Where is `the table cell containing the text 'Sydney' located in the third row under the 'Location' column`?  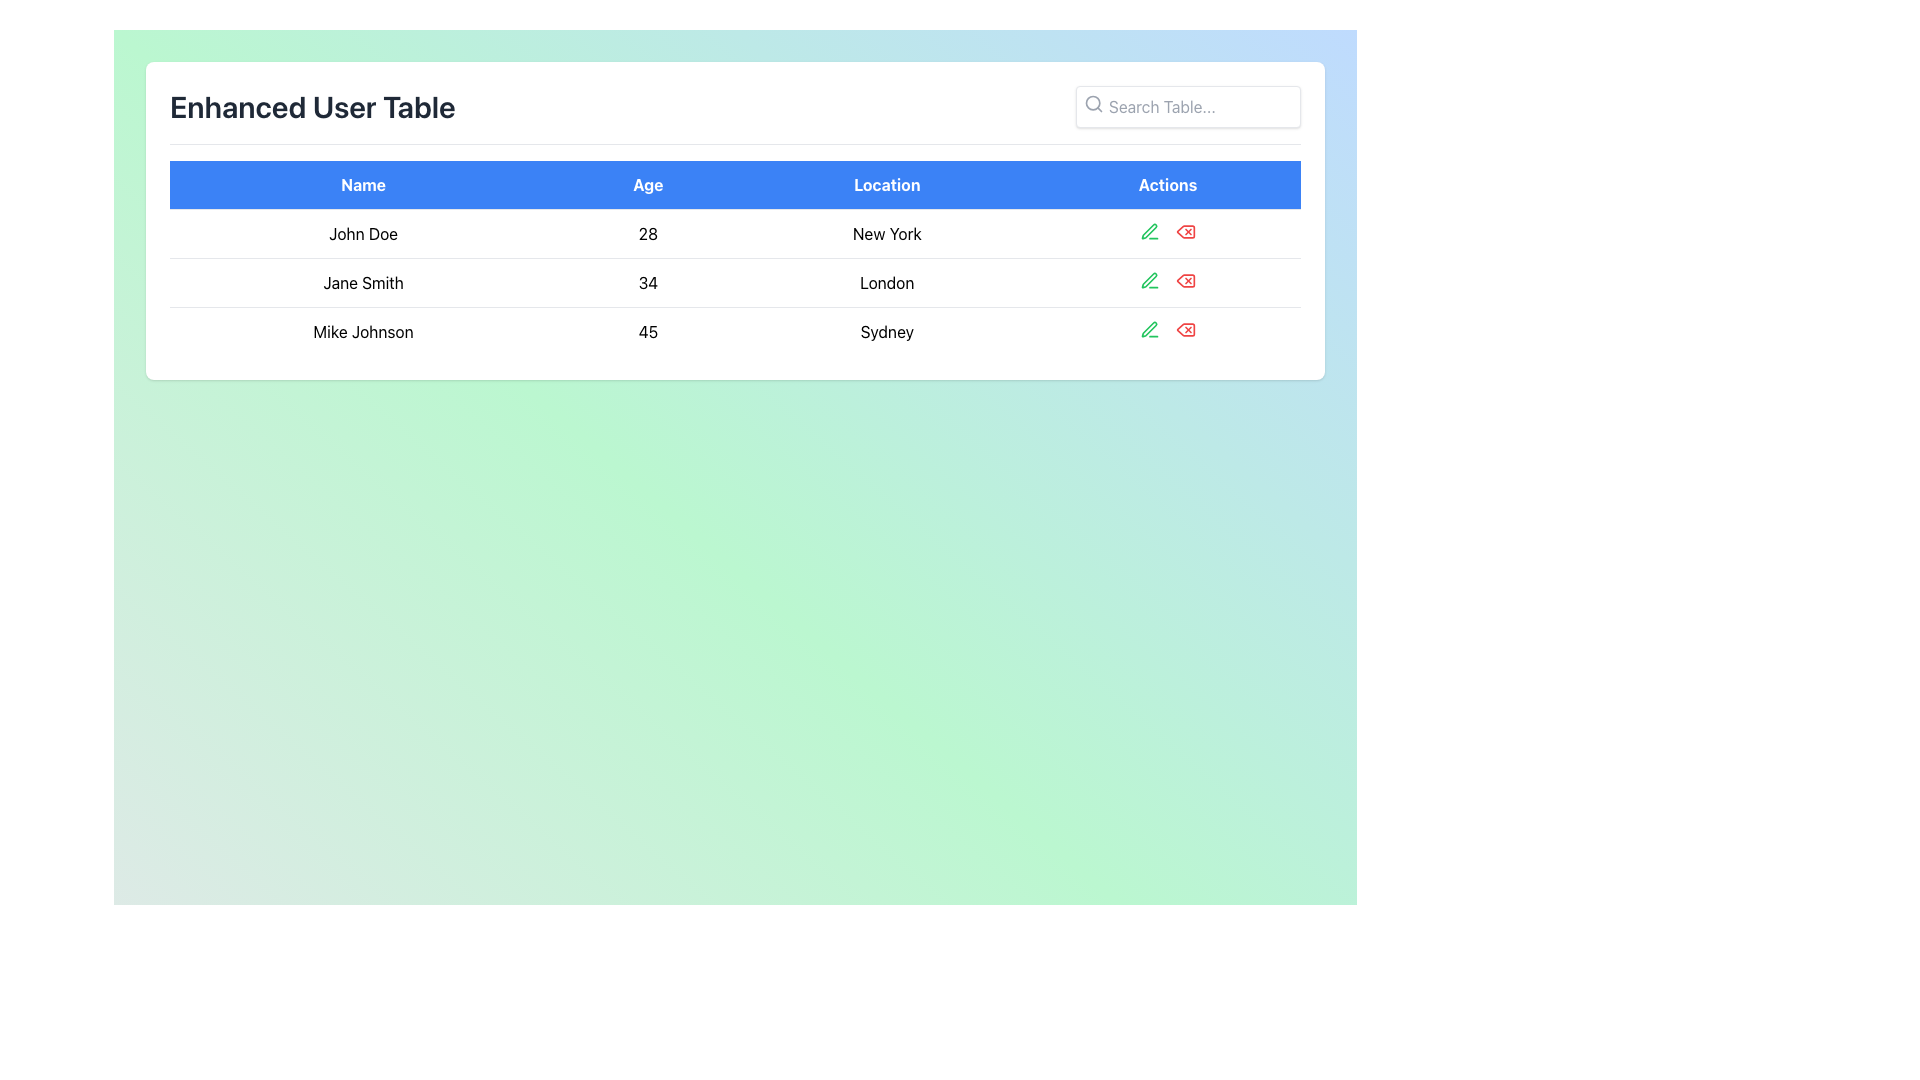 the table cell containing the text 'Sydney' located in the third row under the 'Location' column is located at coordinates (886, 330).